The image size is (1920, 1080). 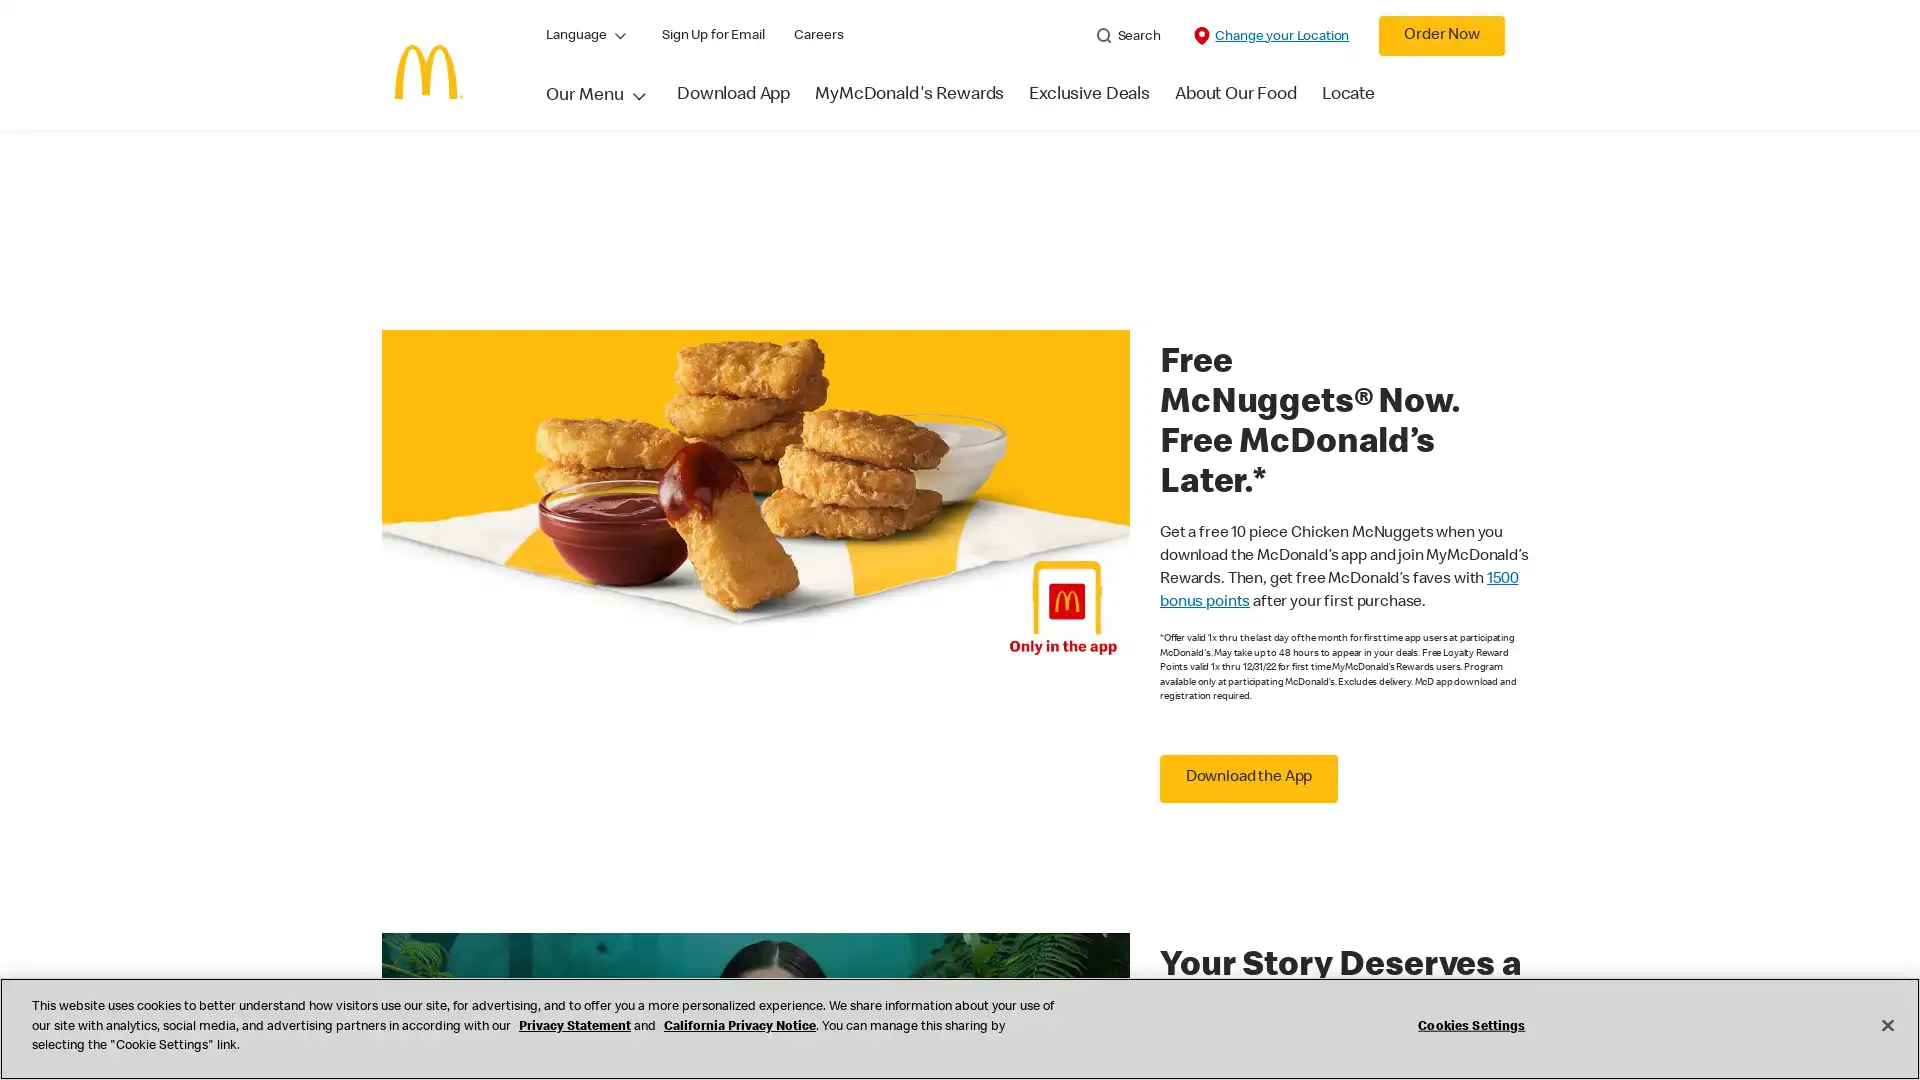 What do you see at coordinates (1886, 1025) in the screenshot?
I see `Close` at bounding box center [1886, 1025].